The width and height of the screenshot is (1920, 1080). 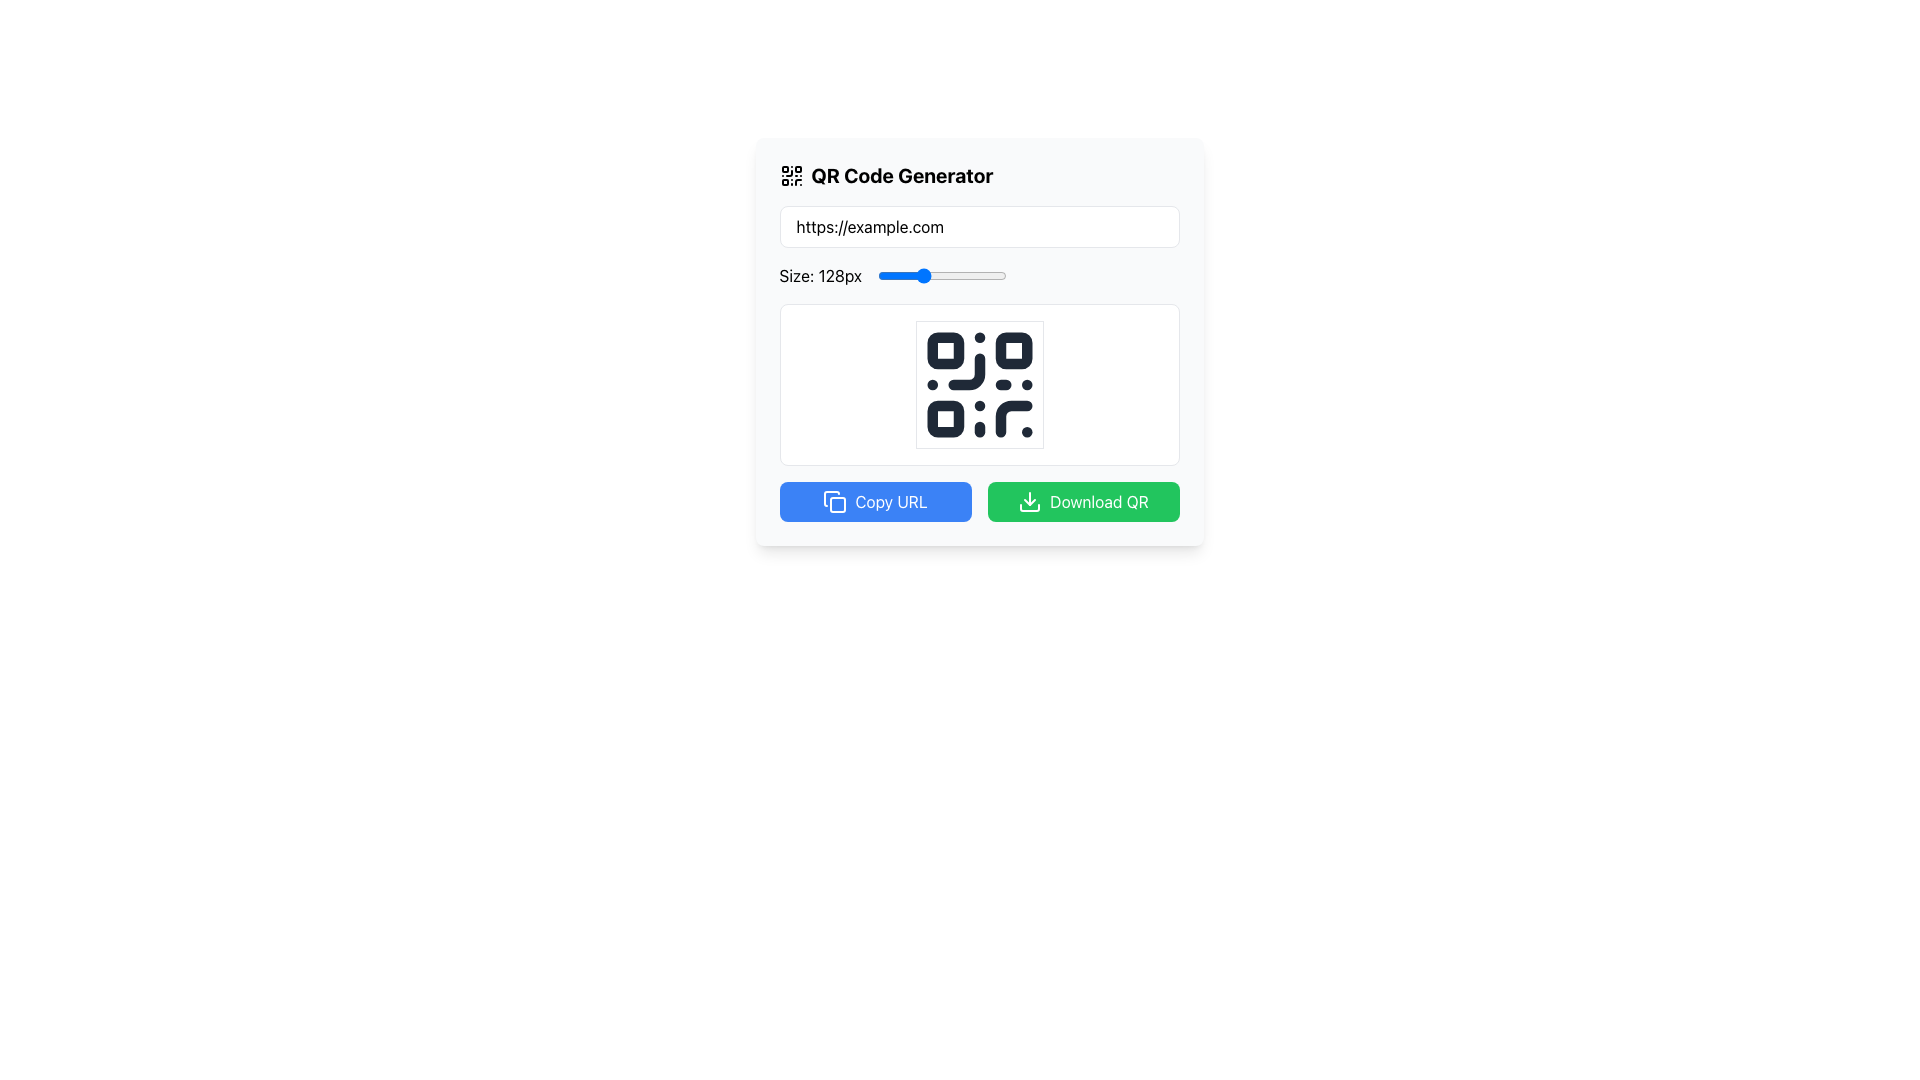 What do you see at coordinates (944, 418) in the screenshot?
I see `the small black square with rounded corners located at the bottom-left corner of the QR code interface, which is the third square among the larger squares in the QR pattern` at bounding box center [944, 418].